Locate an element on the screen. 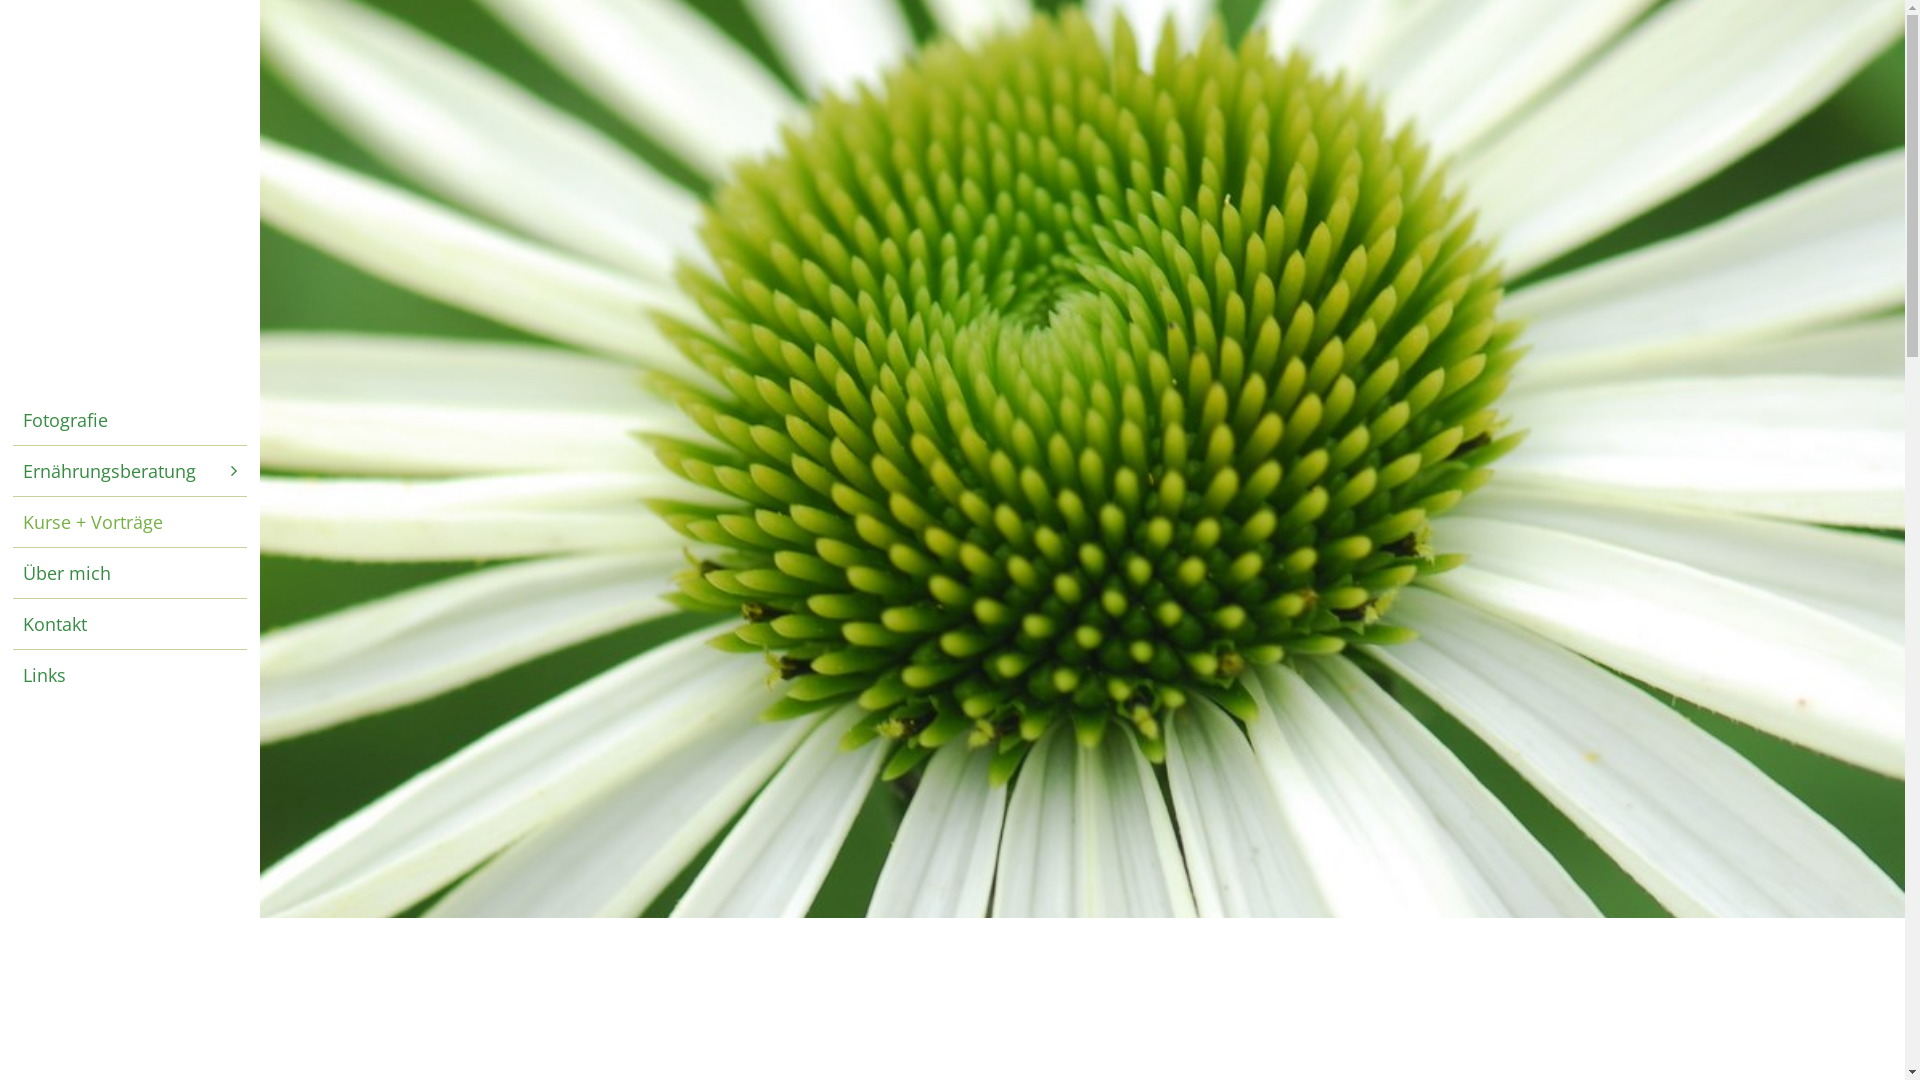  'Kontakt' is located at coordinates (128, 622).